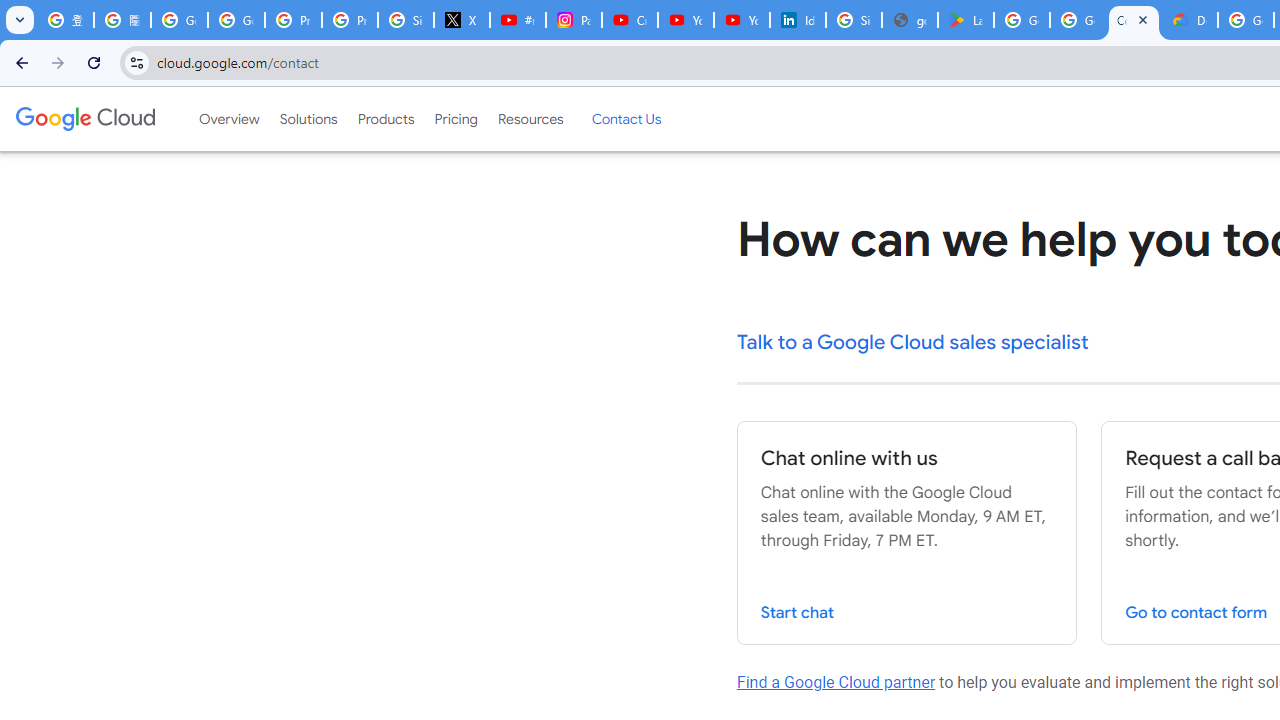  What do you see at coordinates (797, 20) in the screenshot?
I see `'Identity verification via Persona | LinkedIn Help'` at bounding box center [797, 20].